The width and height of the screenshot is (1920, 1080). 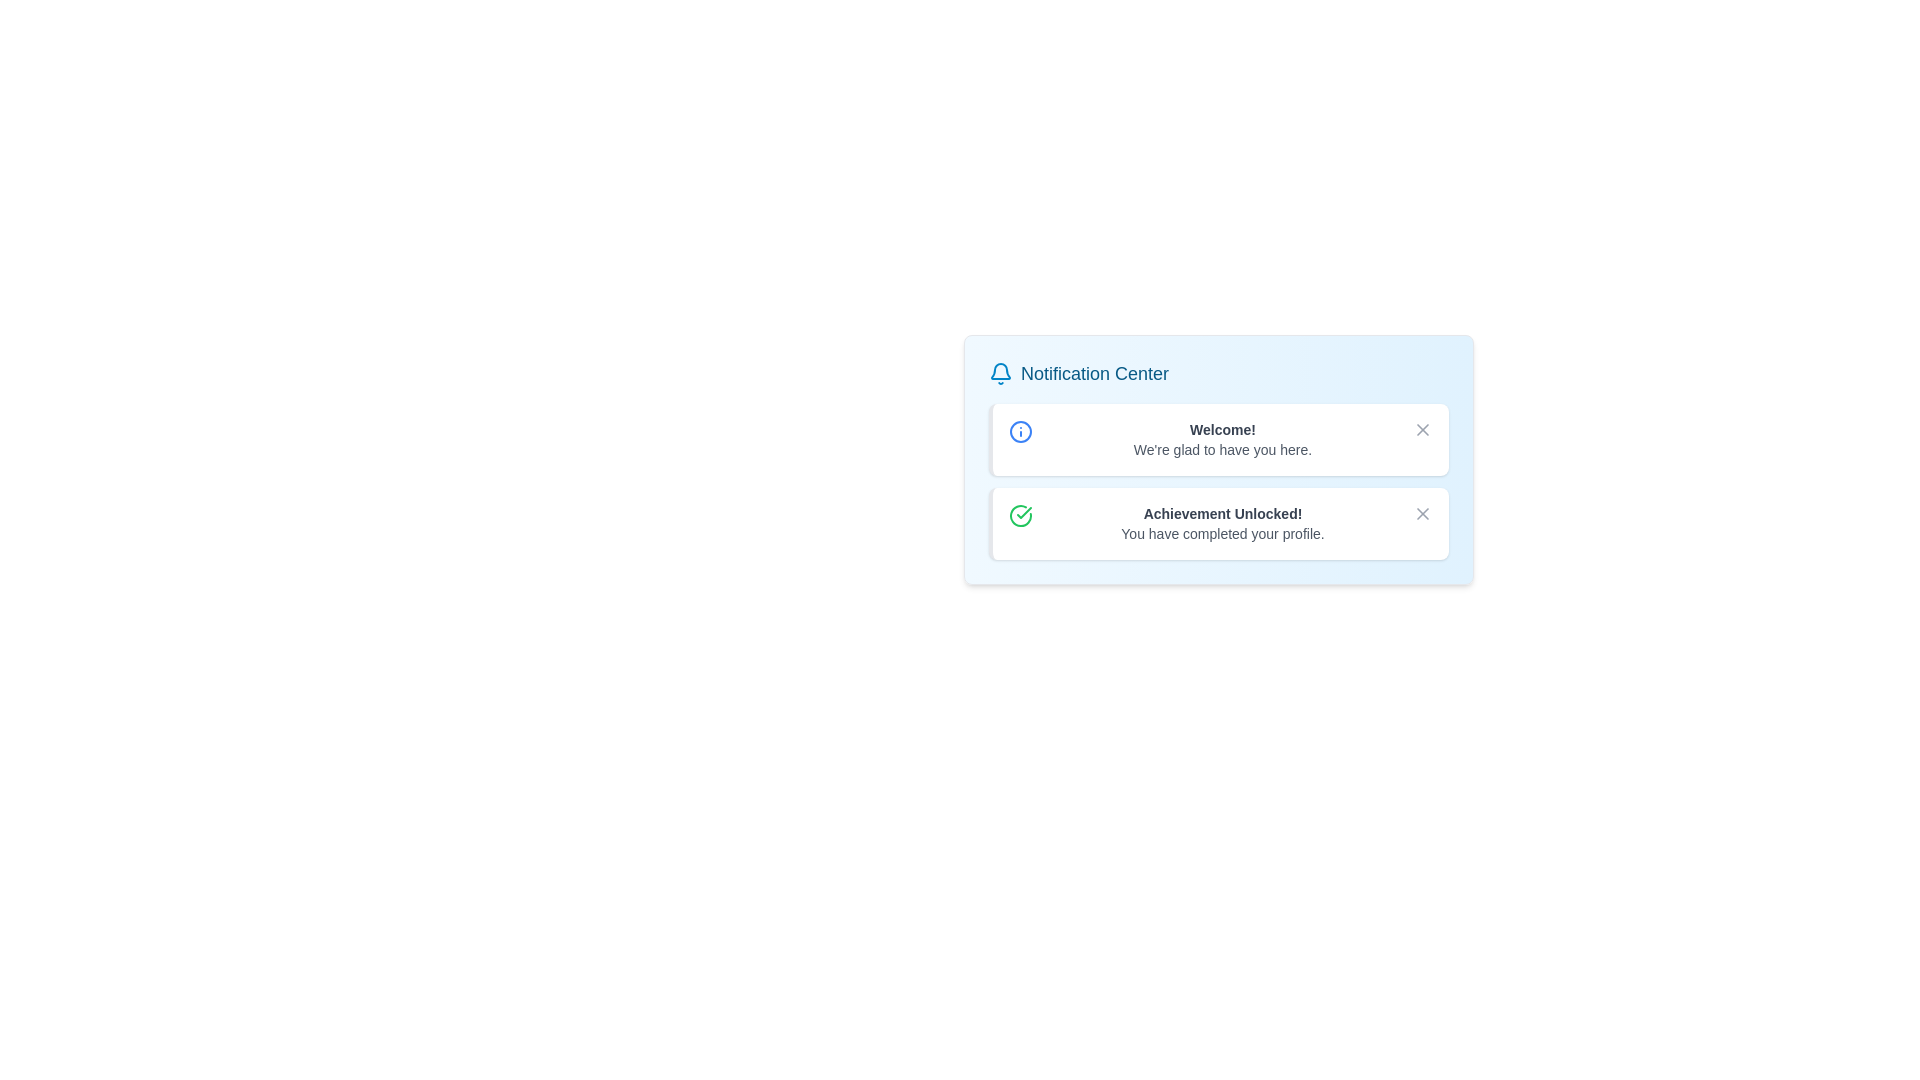 What do you see at coordinates (1021, 431) in the screenshot?
I see `the informational status icon located at the top-left corner of the notification card that reads 'Welcome! We're glad to have you here.'` at bounding box center [1021, 431].